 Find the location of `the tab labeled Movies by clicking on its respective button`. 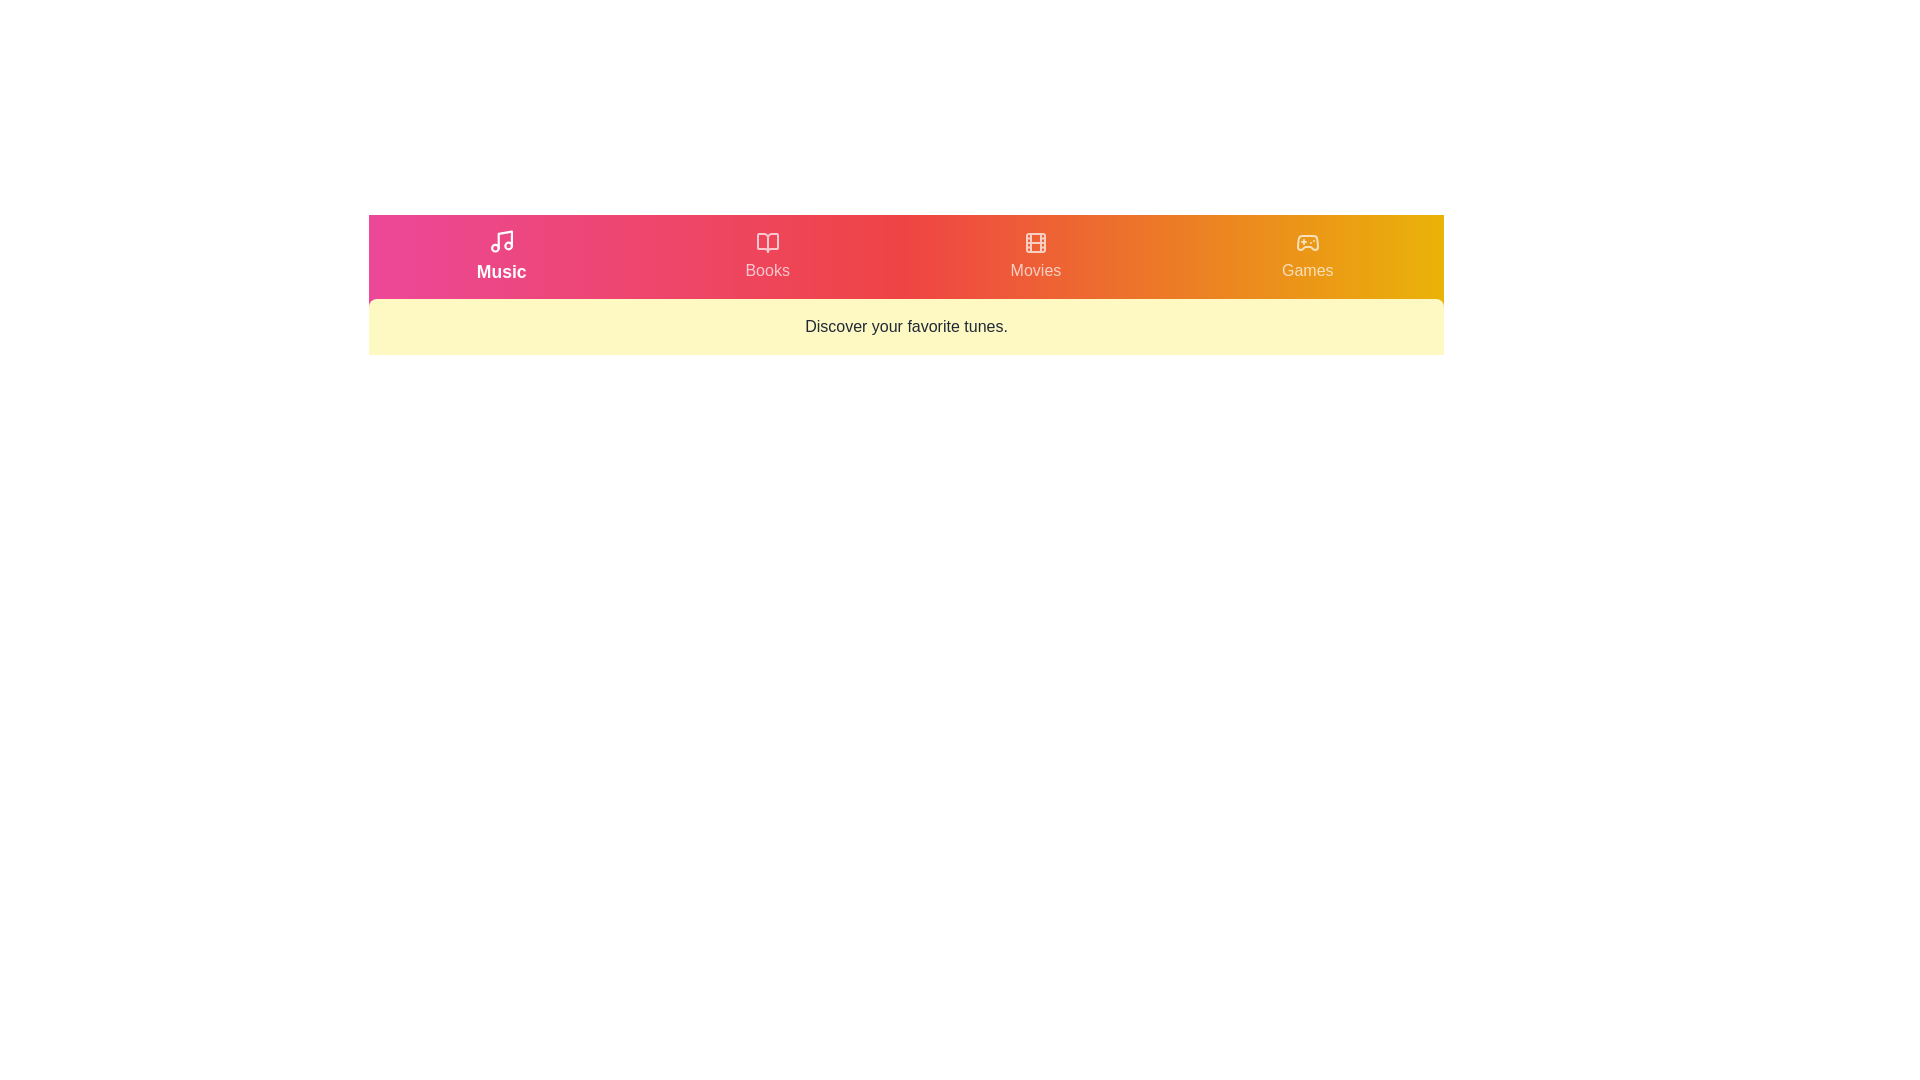

the tab labeled Movies by clicking on its respective button is located at coordinates (1036, 256).